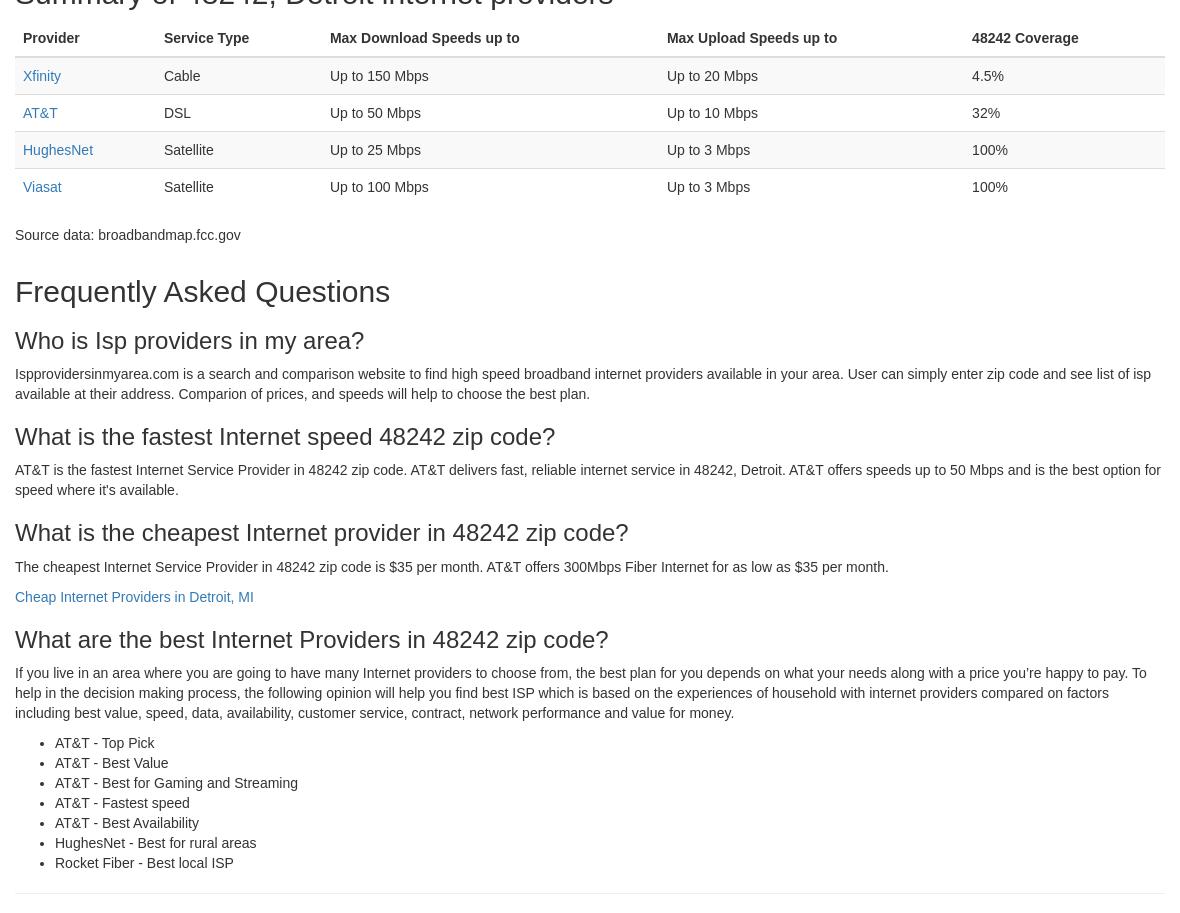 This screenshot has width=1180, height=913. Describe the element at coordinates (451, 564) in the screenshot. I see `'The cheapest Internet Service Provider in 48242 zip code is $35 per month. AT&T offers 300Mbps Fiber Internet for as low as $35 per month.'` at that location.